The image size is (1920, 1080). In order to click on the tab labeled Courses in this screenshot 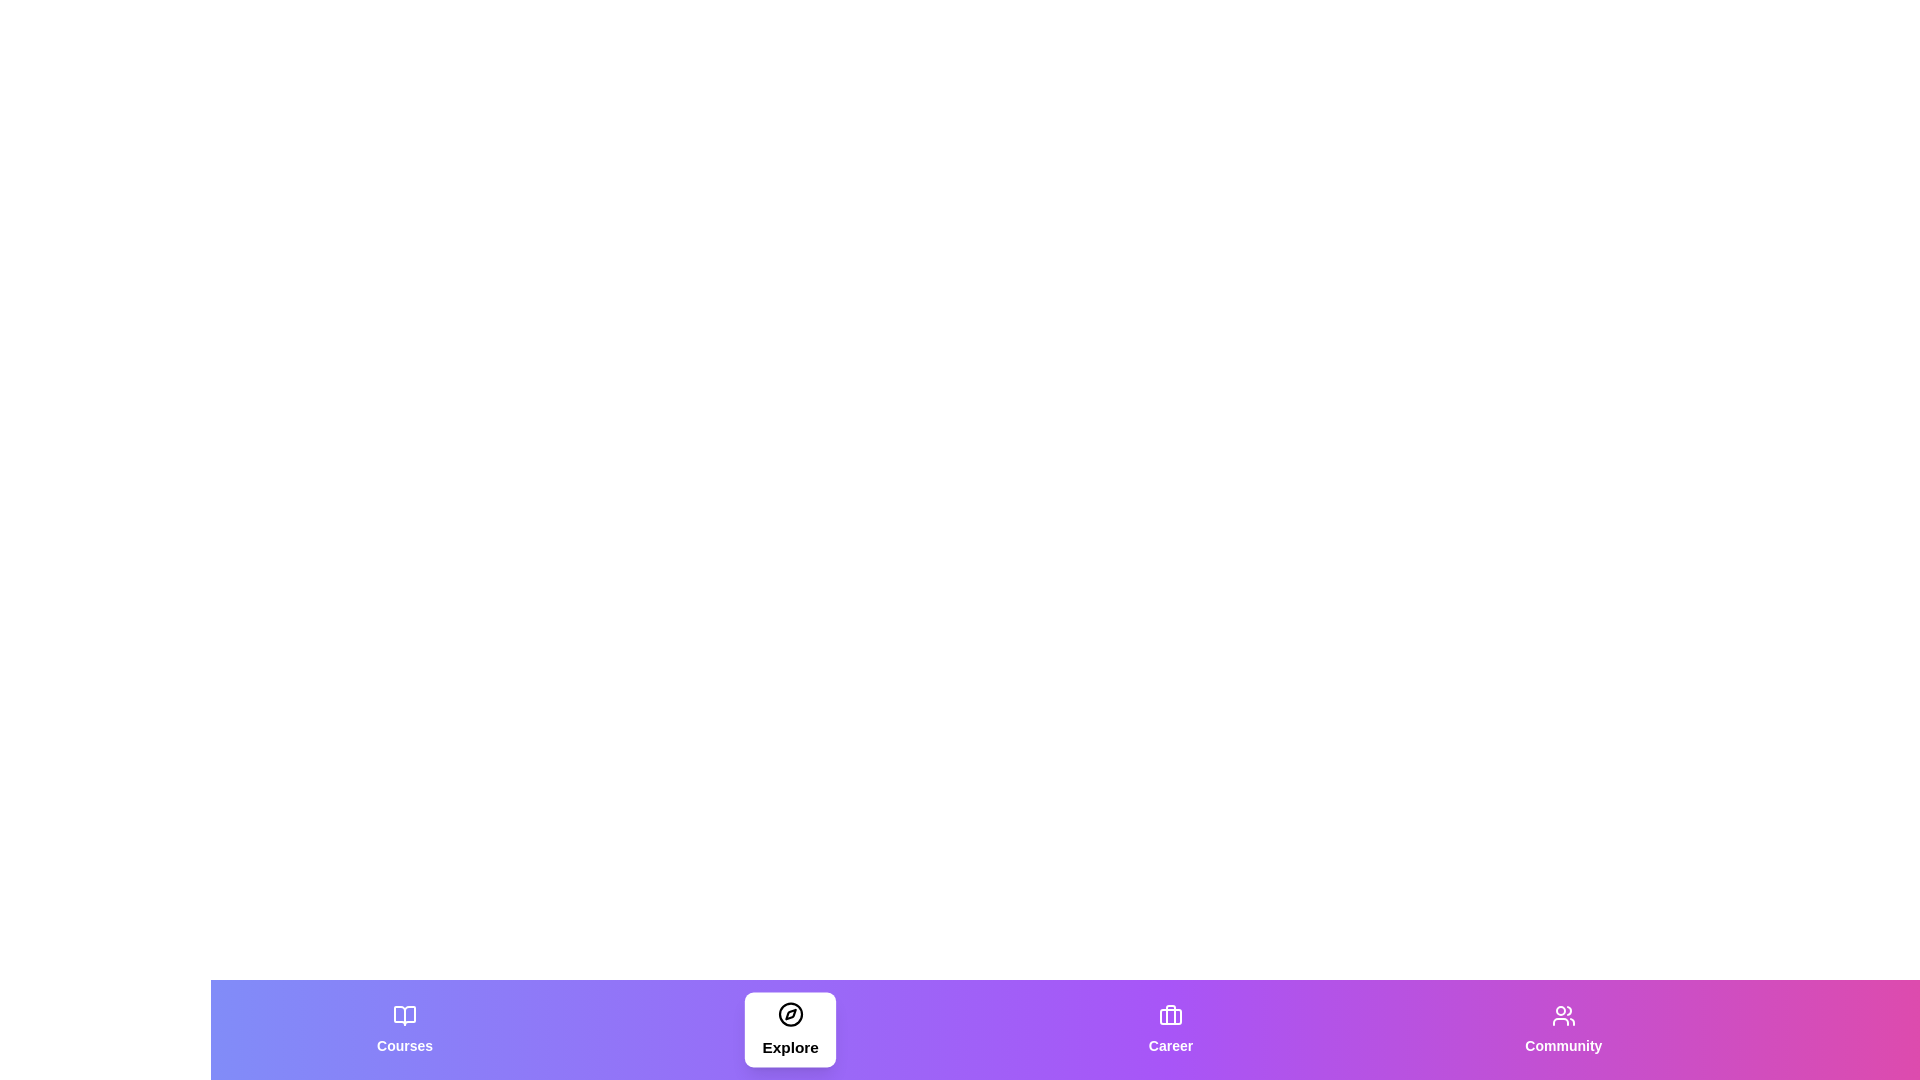, I will do `click(403, 1029)`.